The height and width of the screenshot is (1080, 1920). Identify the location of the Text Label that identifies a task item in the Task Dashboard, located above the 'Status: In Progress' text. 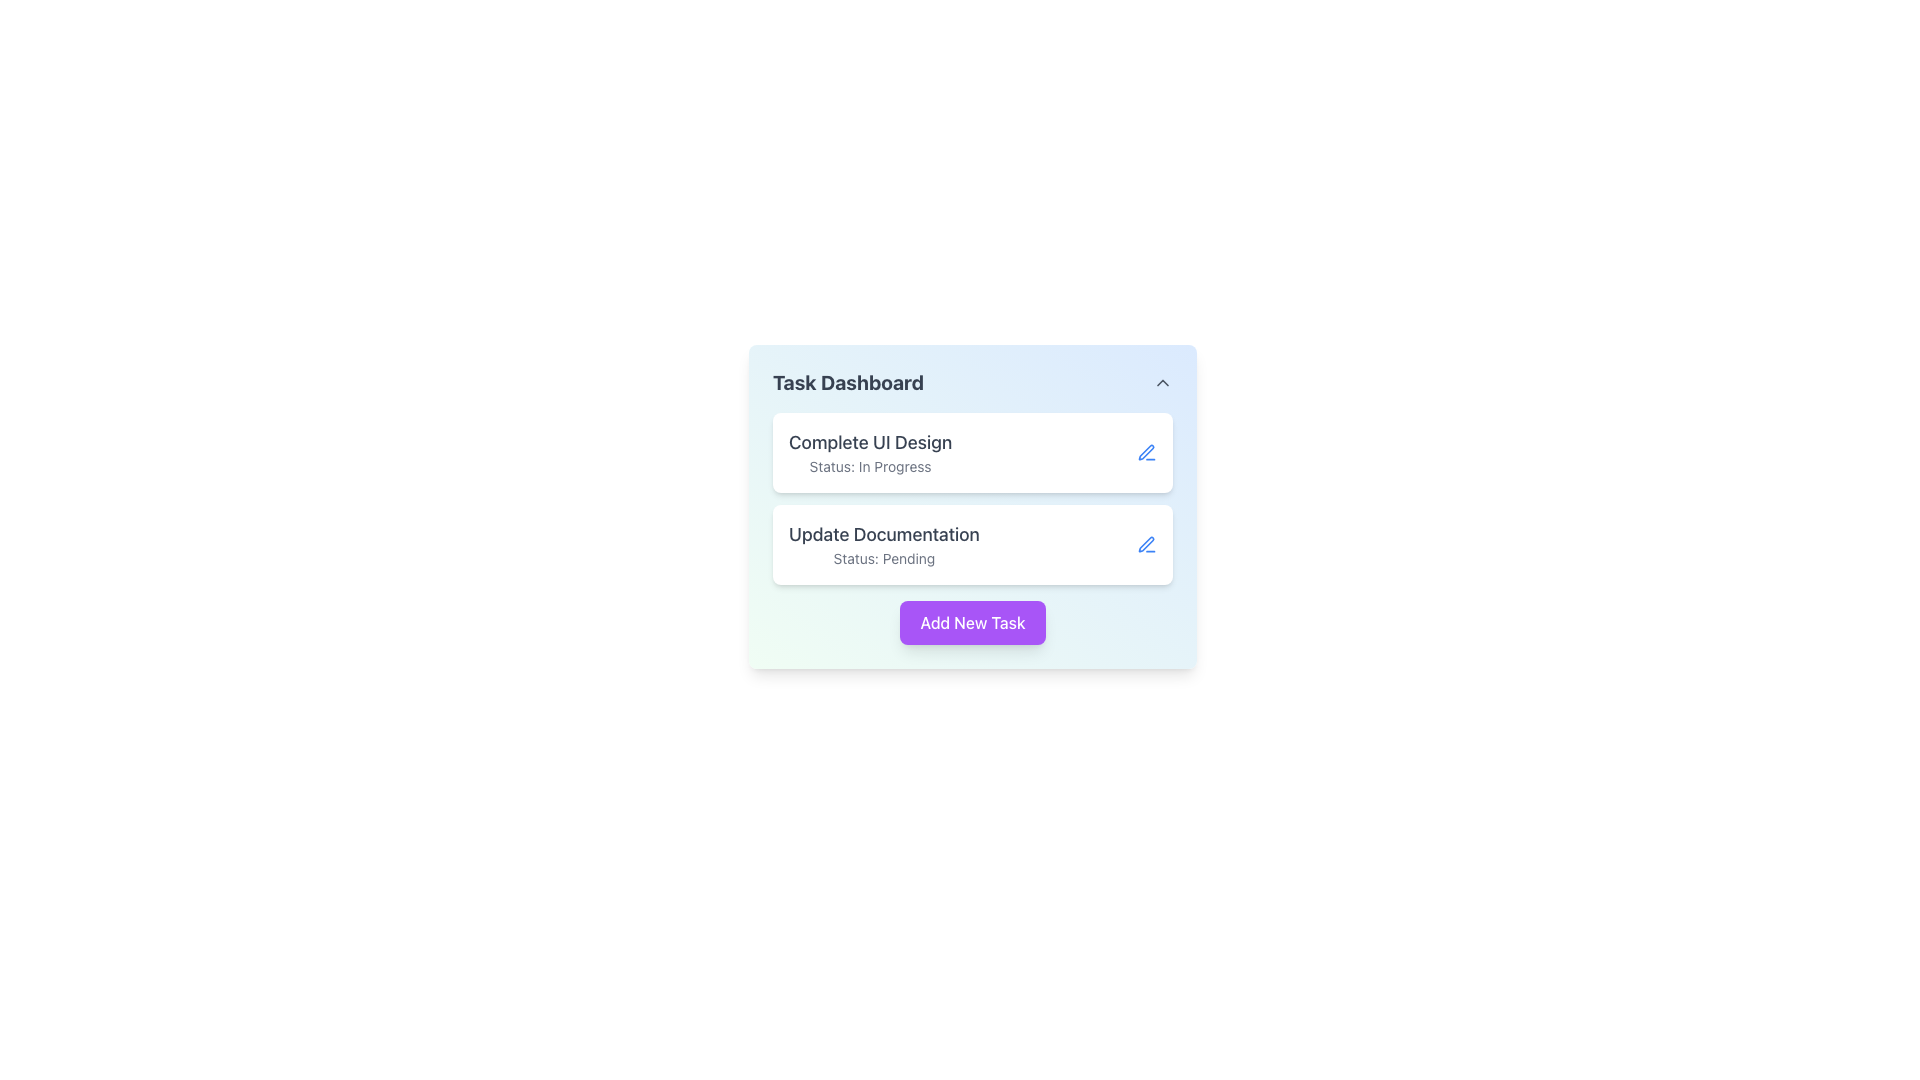
(870, 442).